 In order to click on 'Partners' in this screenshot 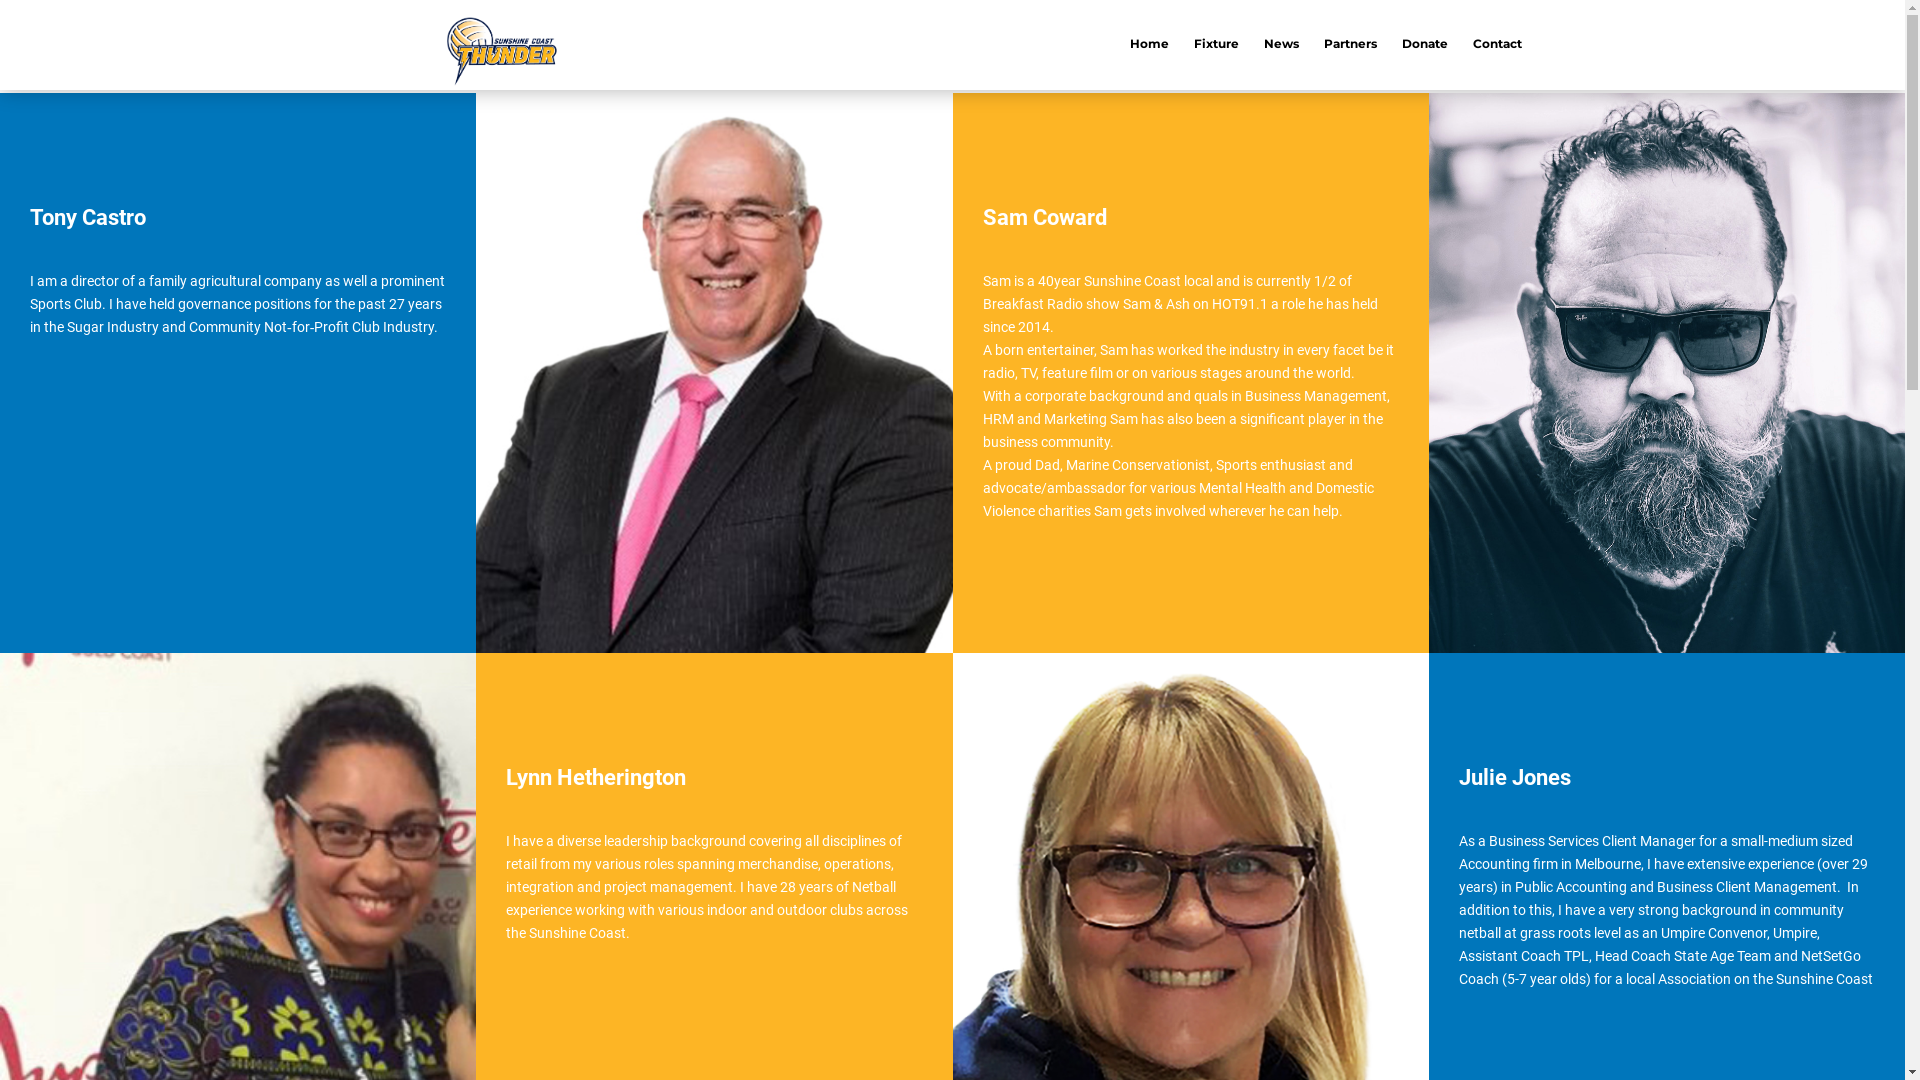, I will do `click(1350, 45)`.